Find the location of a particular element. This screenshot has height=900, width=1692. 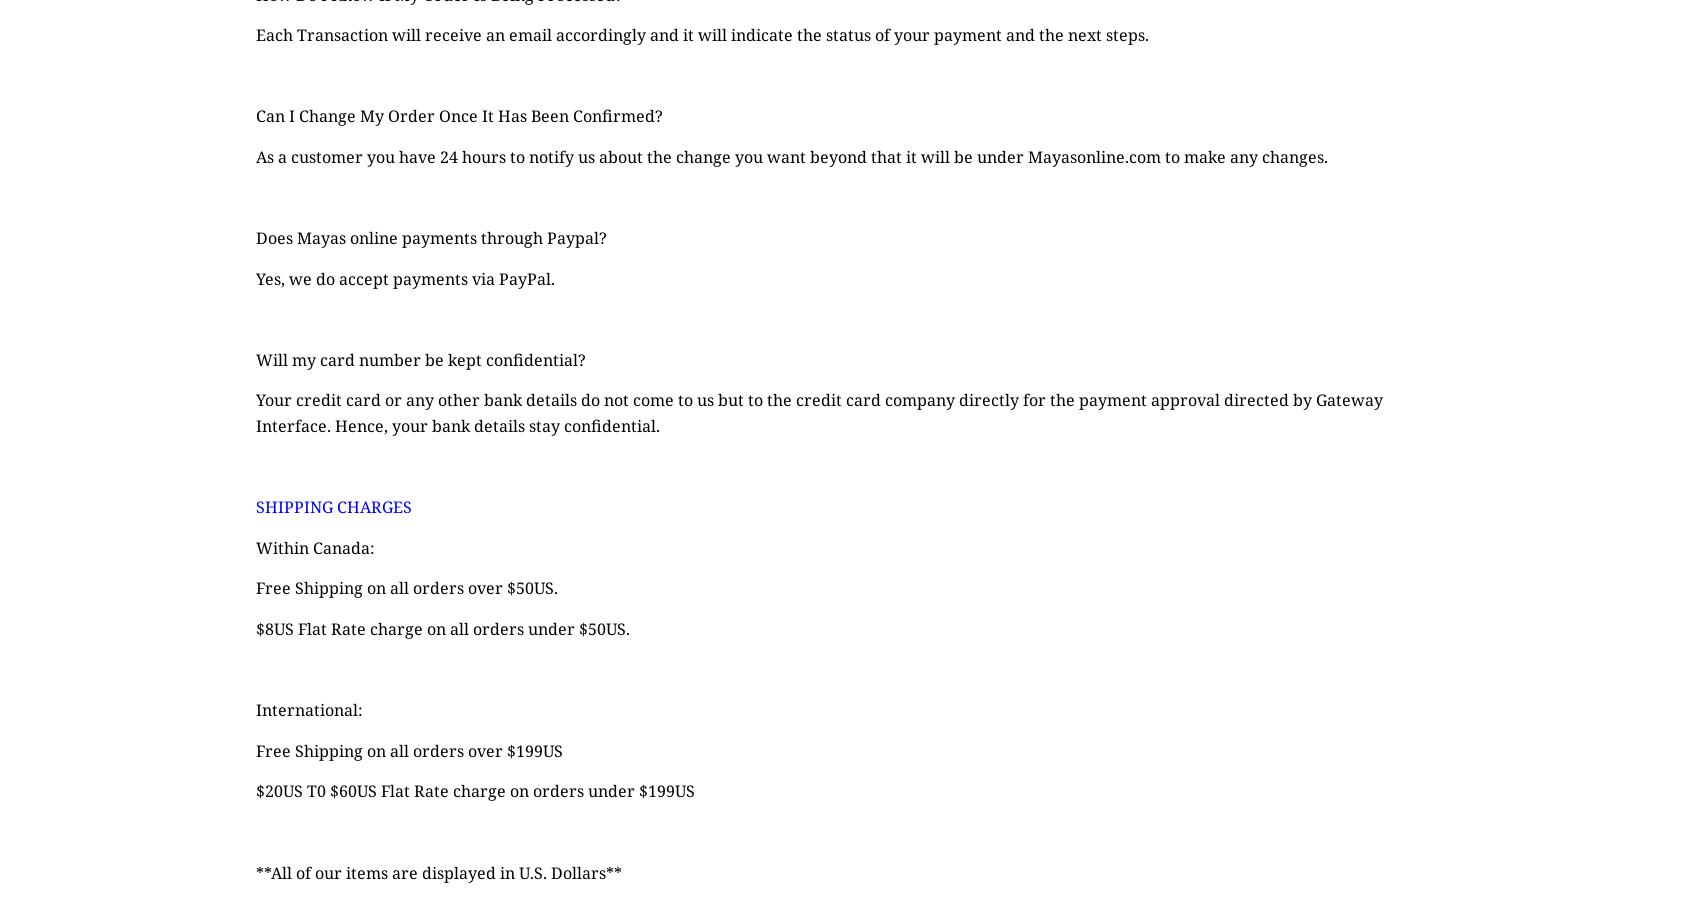

'Your credit card or any other bank details do not come to us but to the credit card company directly for the payment approval directed by Gateway Interface. Hence, your bank details stay confidential.' is located at coordinates (819, 413).